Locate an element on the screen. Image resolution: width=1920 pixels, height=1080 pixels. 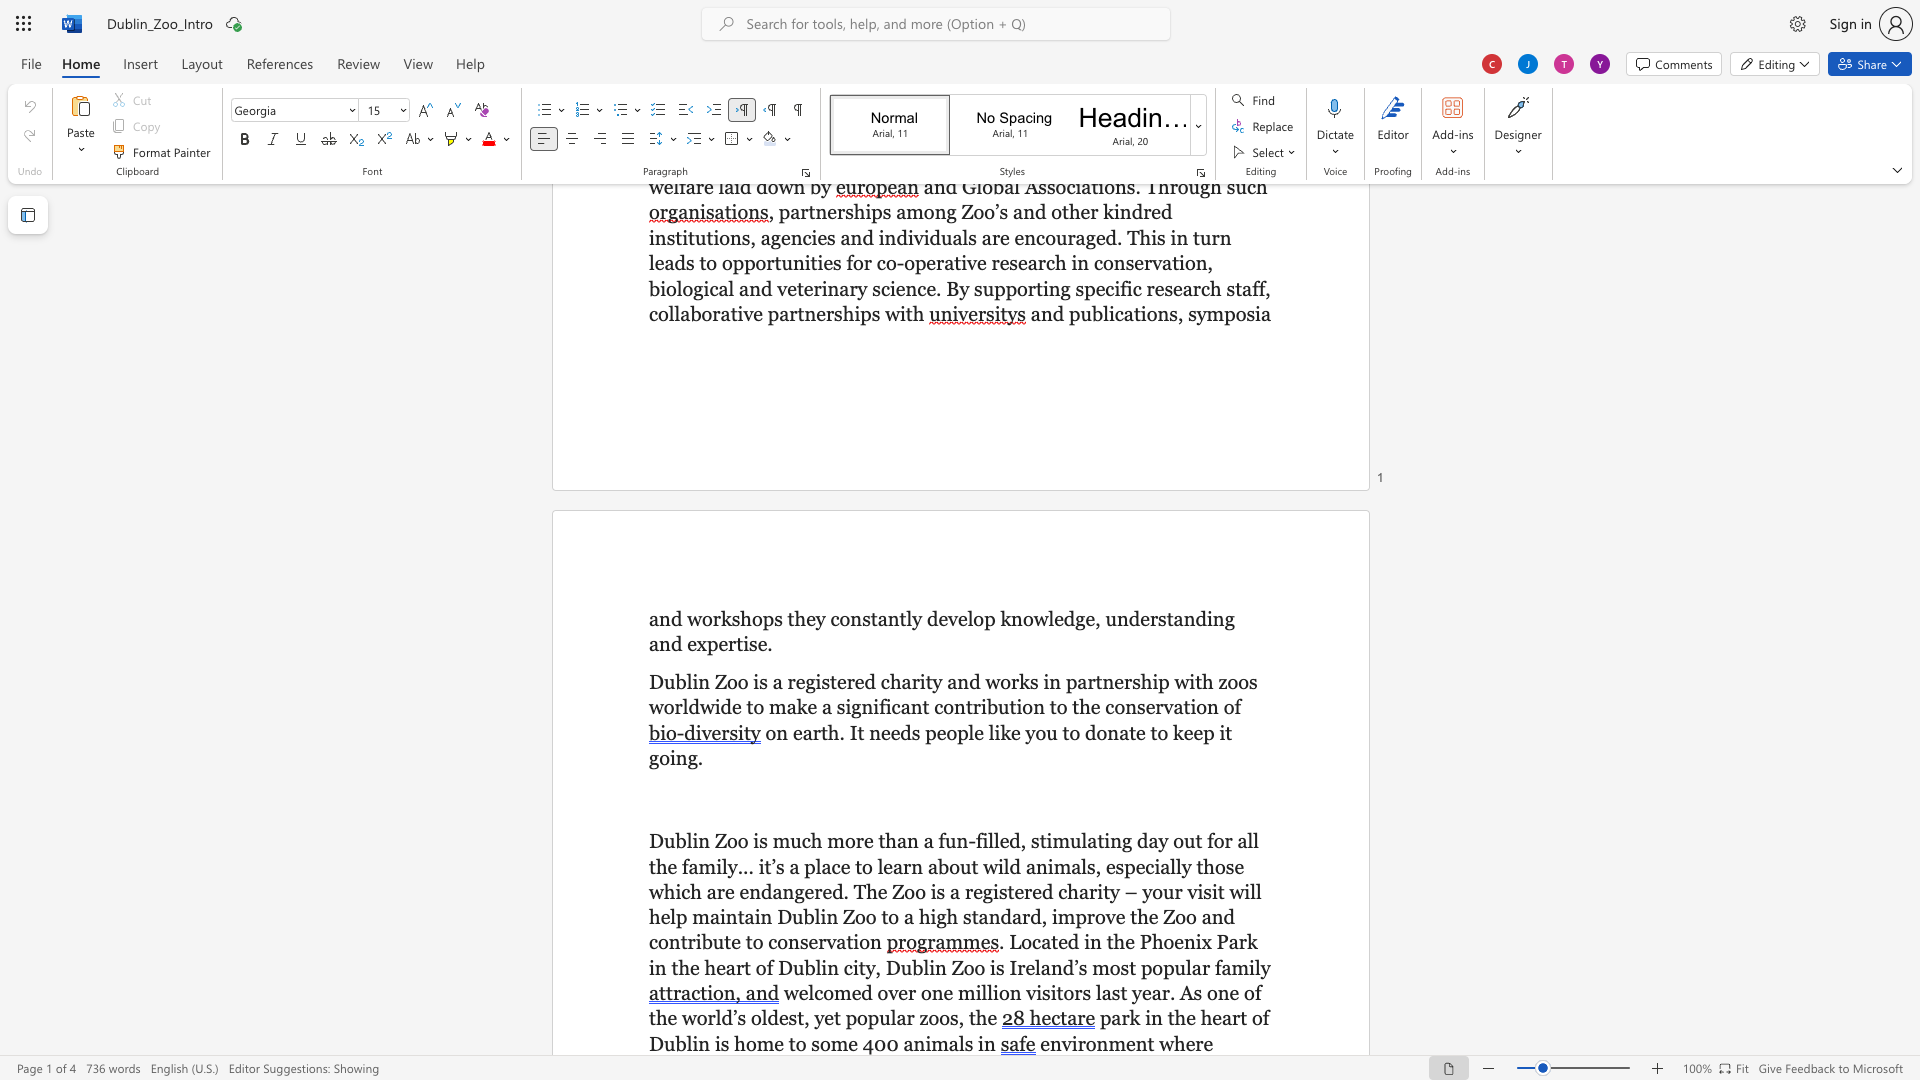
the 2th character "t" in the text is located at coordinates (874, 617).